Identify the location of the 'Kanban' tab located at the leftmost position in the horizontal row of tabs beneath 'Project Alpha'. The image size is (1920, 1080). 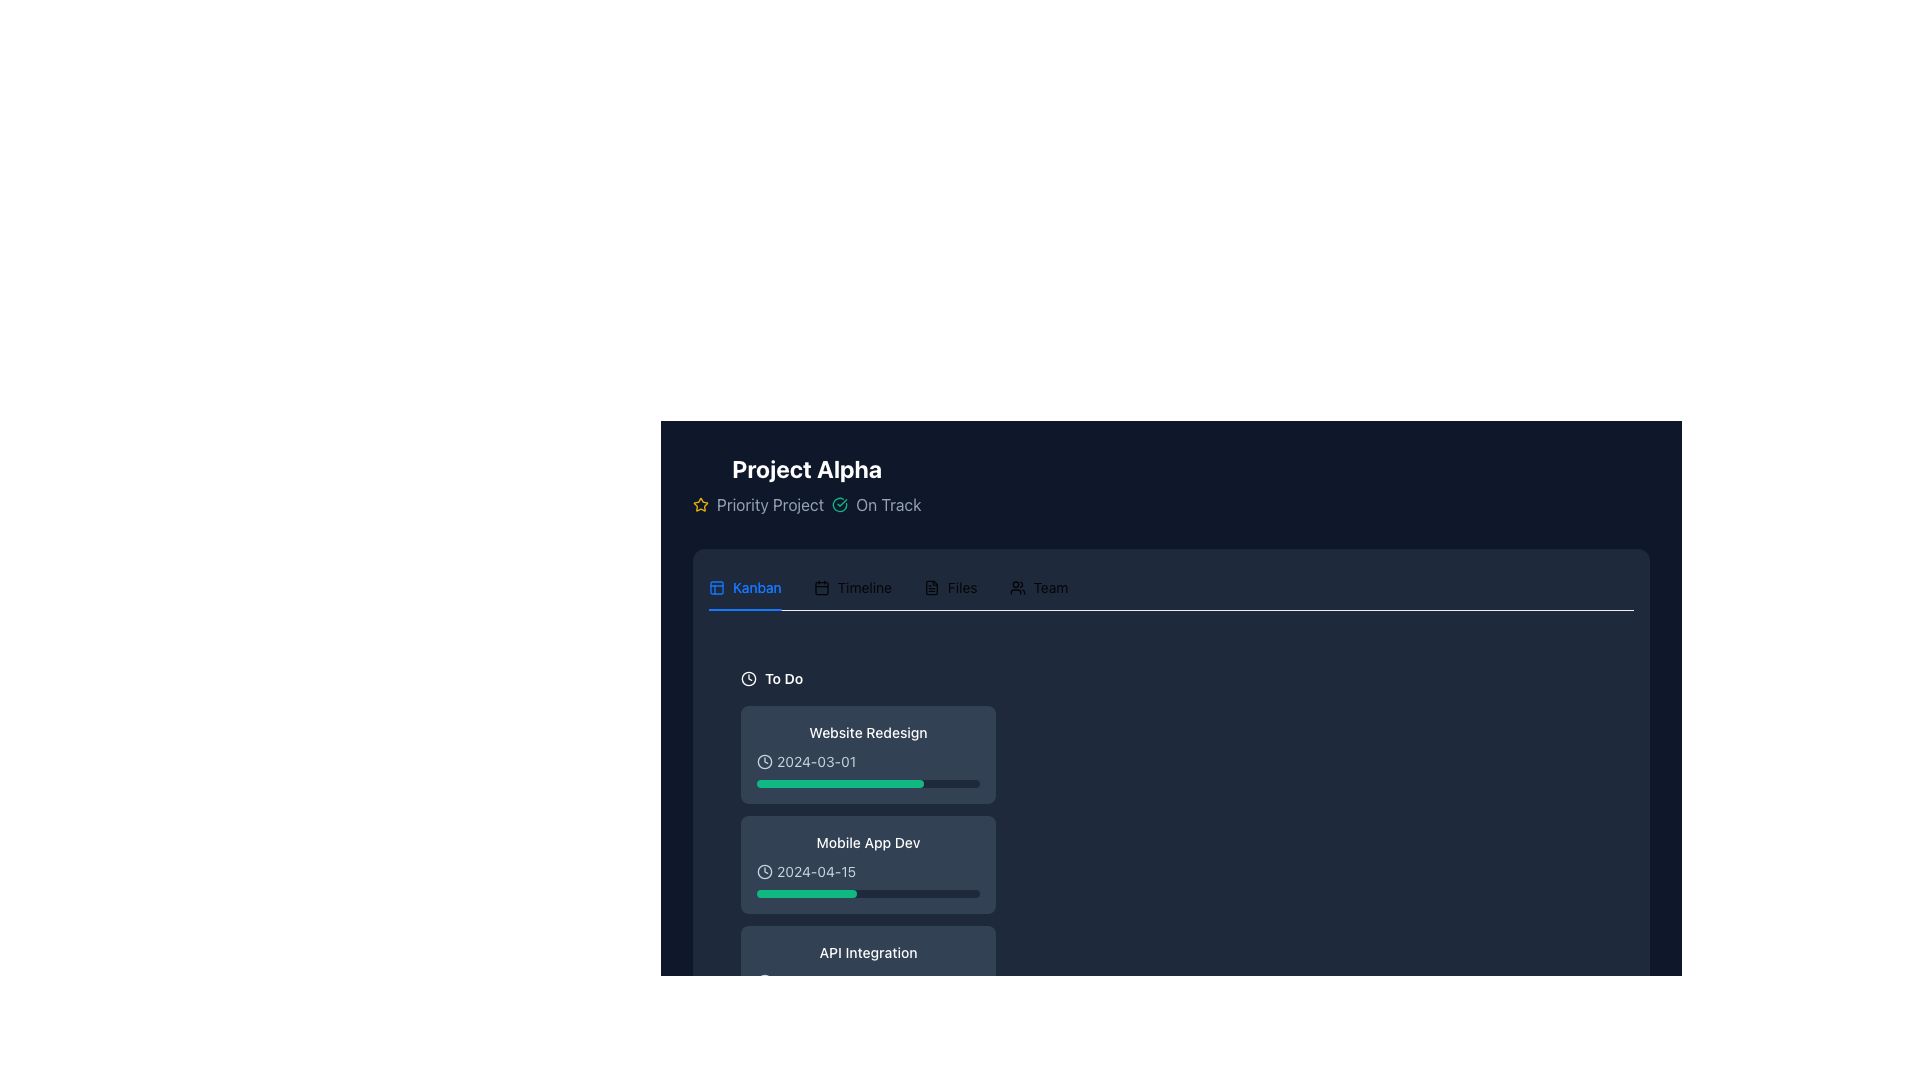
(744, 586).